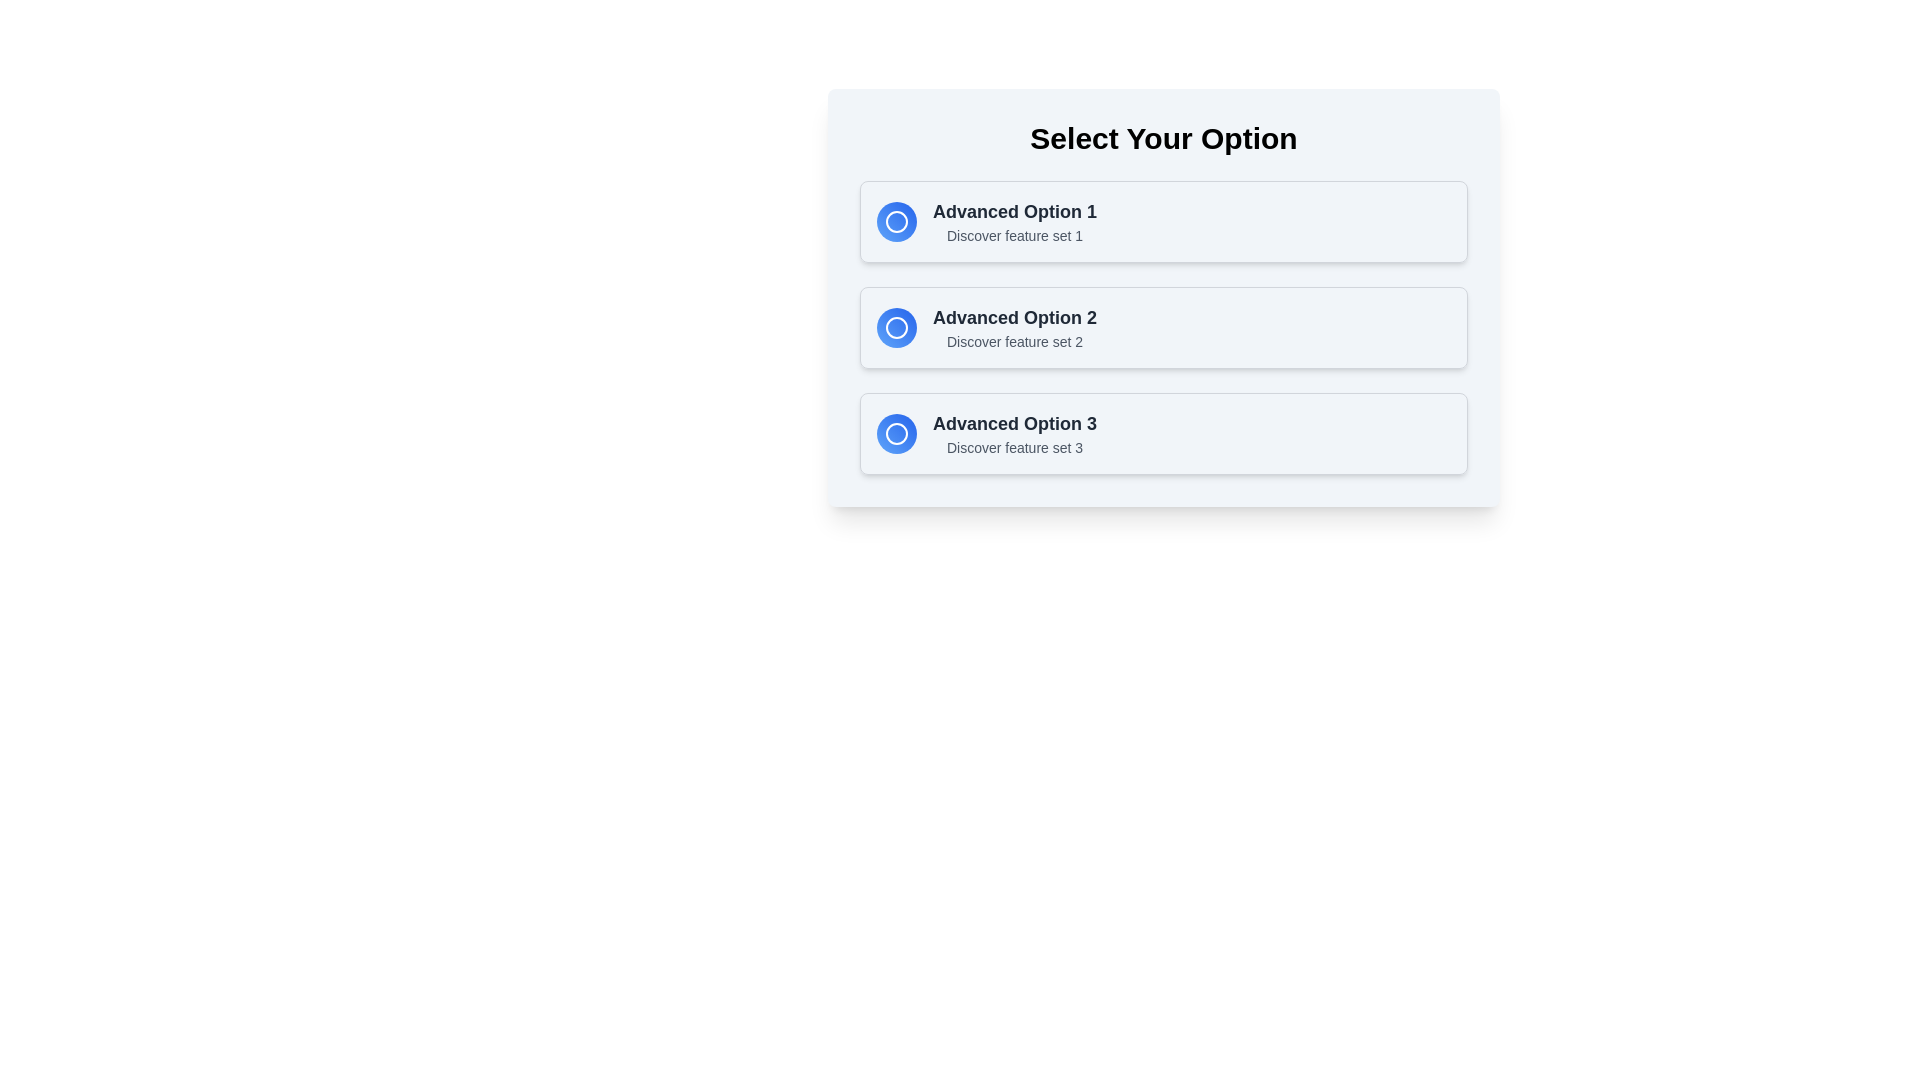 Image resolution: width=1920 pixels, height=1080 pixels. What do you see at coordinates (896, 222) in the screenshot?
I see `the circular icon with a white border and blue gradient background, which is the first icon in a vertical list of options located at the top left corner of the first option` at bounding box center [896, 222].